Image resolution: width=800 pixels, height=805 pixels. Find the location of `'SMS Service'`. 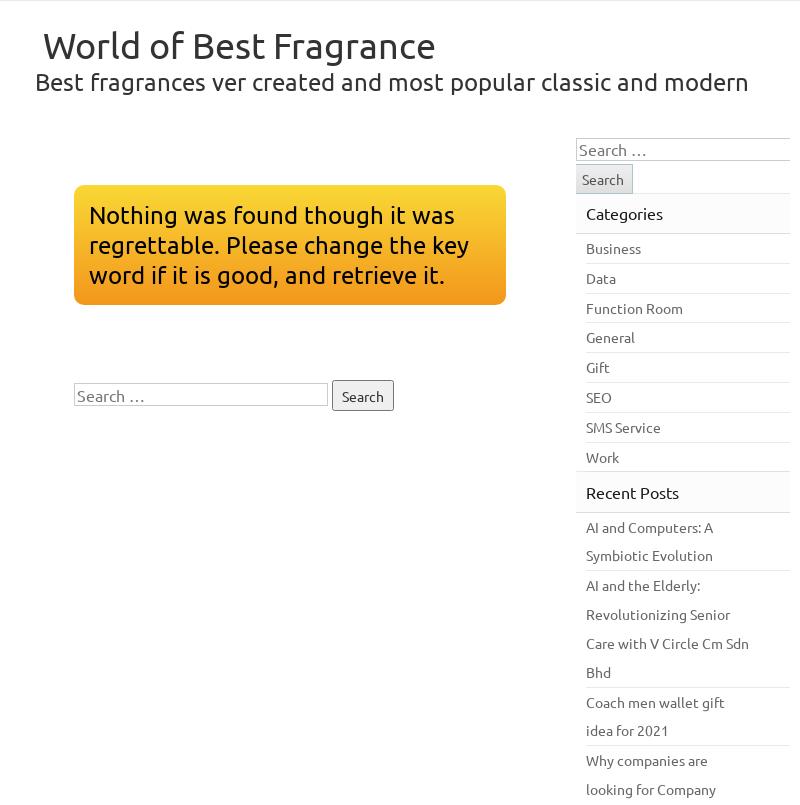

'SMS Service' is located at coordinates (585, 425).